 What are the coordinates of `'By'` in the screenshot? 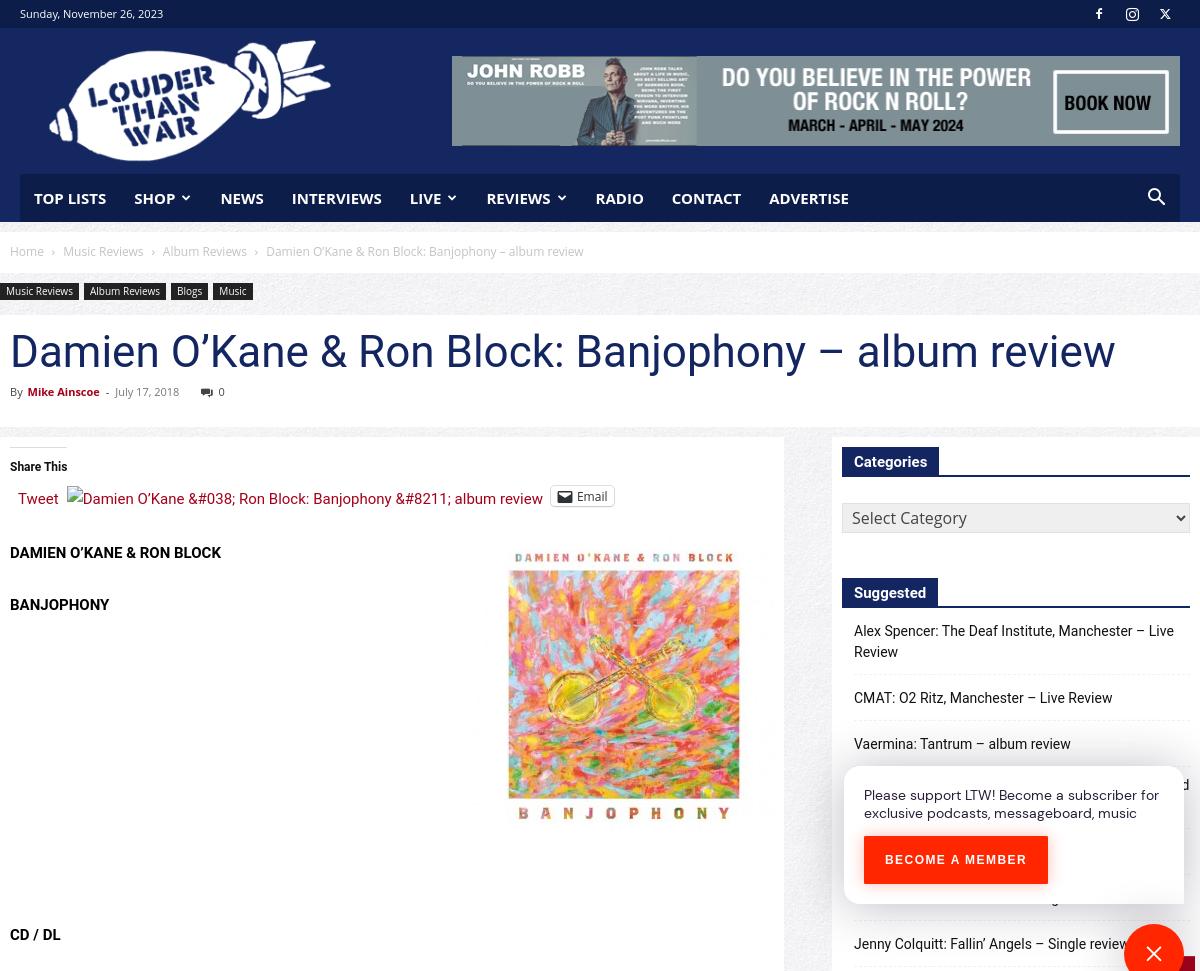 It's located at (15, 390).